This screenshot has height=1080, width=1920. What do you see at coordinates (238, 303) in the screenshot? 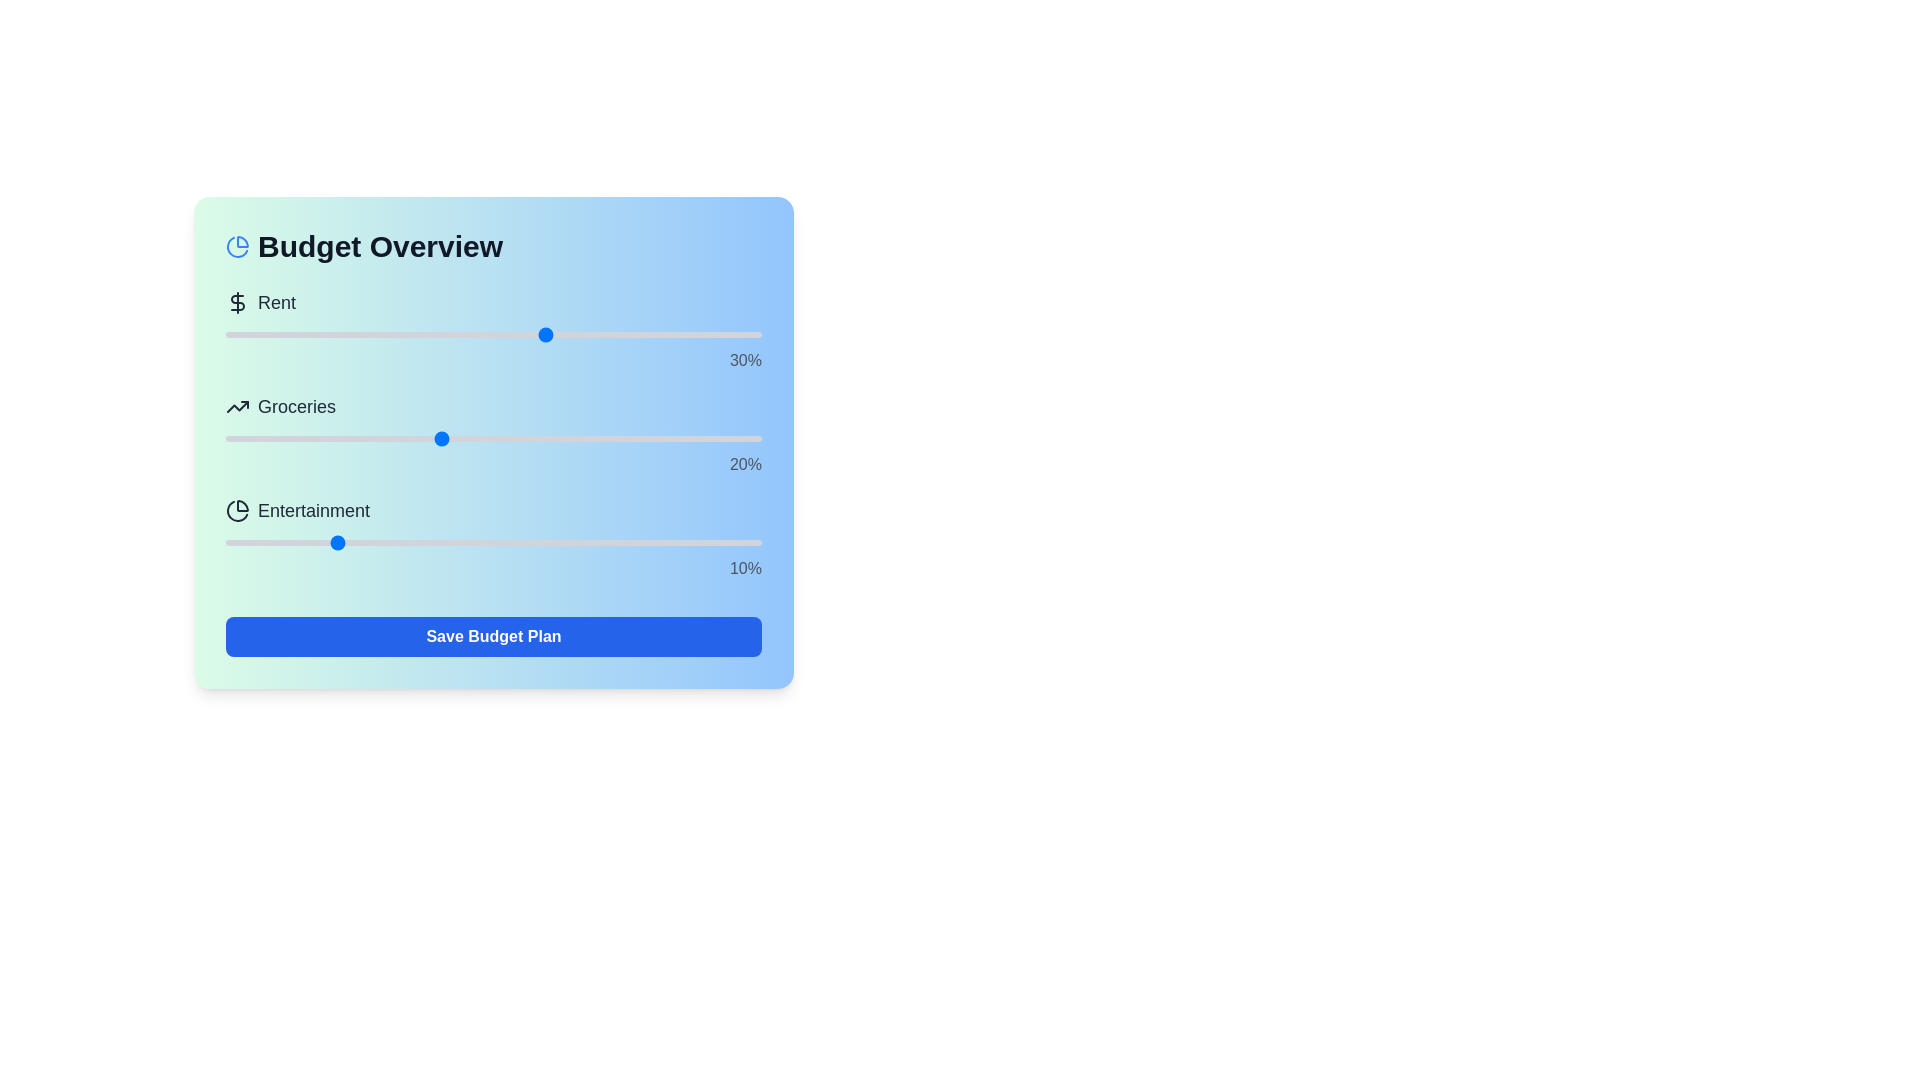
I see `the decorative financial icon located to the left of the 'Rent' label in the 'Budget Overview' section` at bounding box center [238, 303].